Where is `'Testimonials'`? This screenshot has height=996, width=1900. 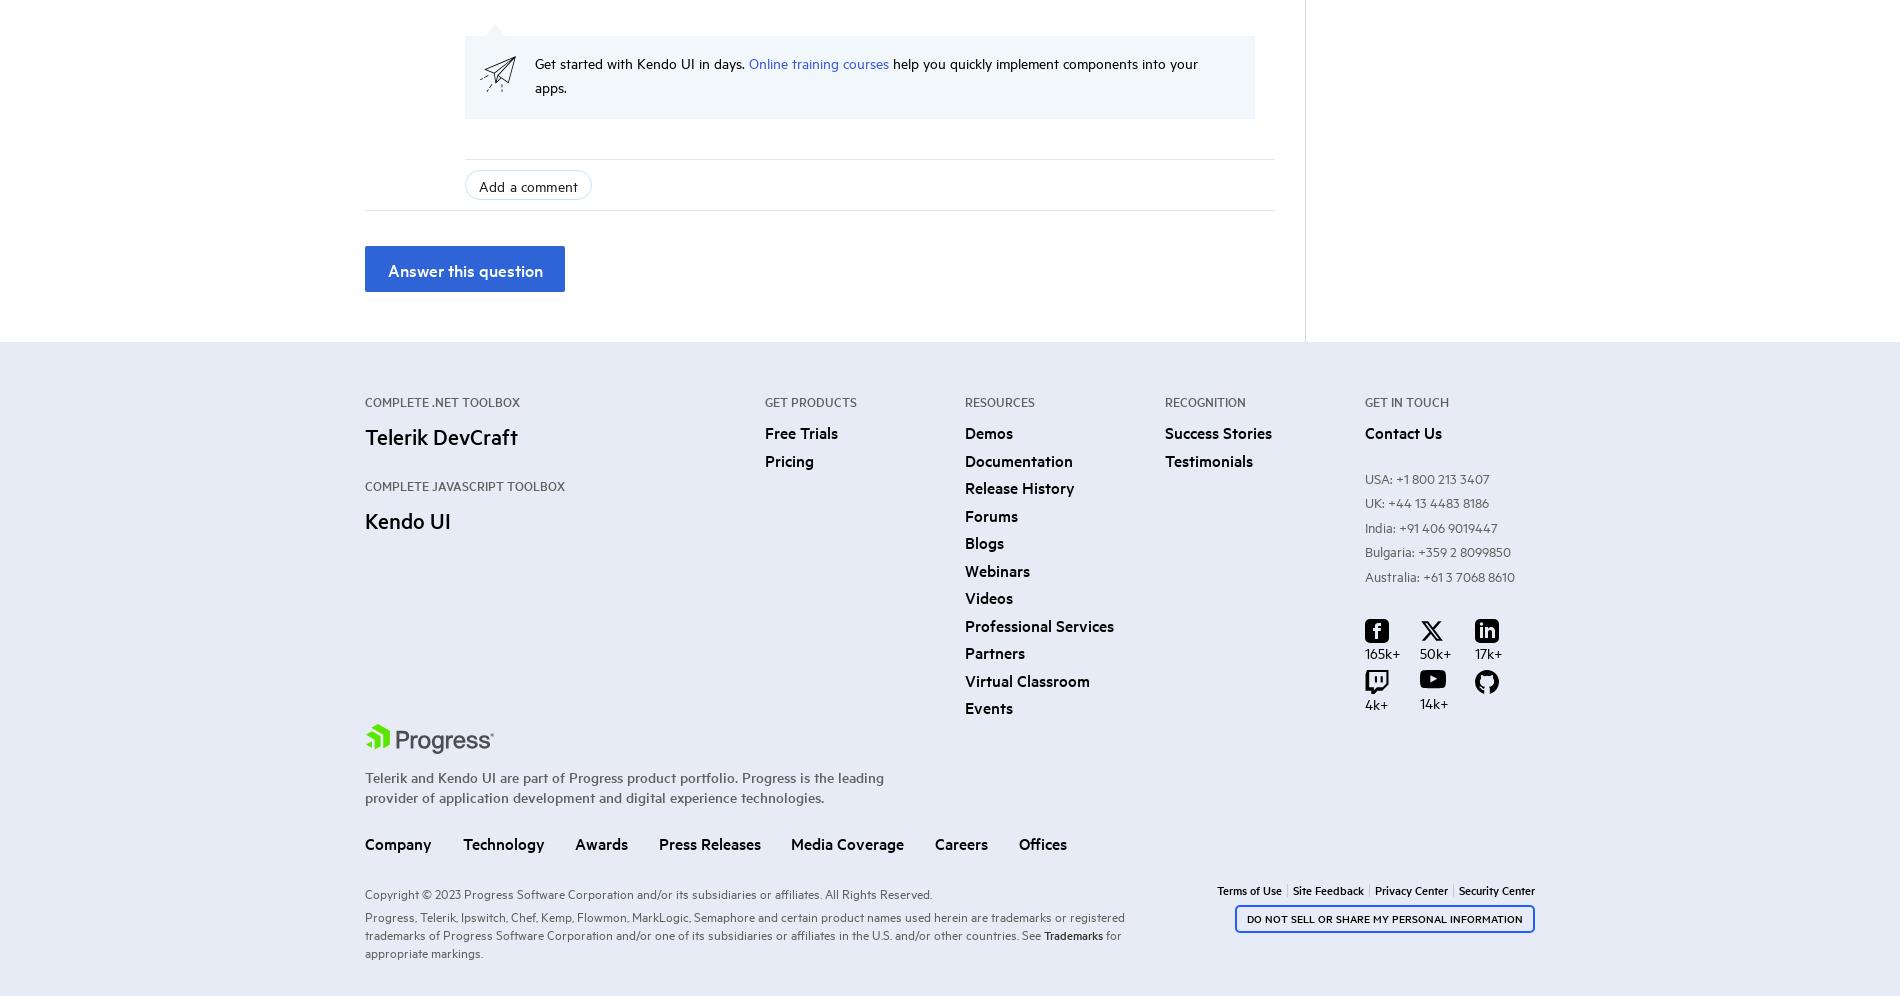 'Testimonials' is located at coordinates (1207, 457).